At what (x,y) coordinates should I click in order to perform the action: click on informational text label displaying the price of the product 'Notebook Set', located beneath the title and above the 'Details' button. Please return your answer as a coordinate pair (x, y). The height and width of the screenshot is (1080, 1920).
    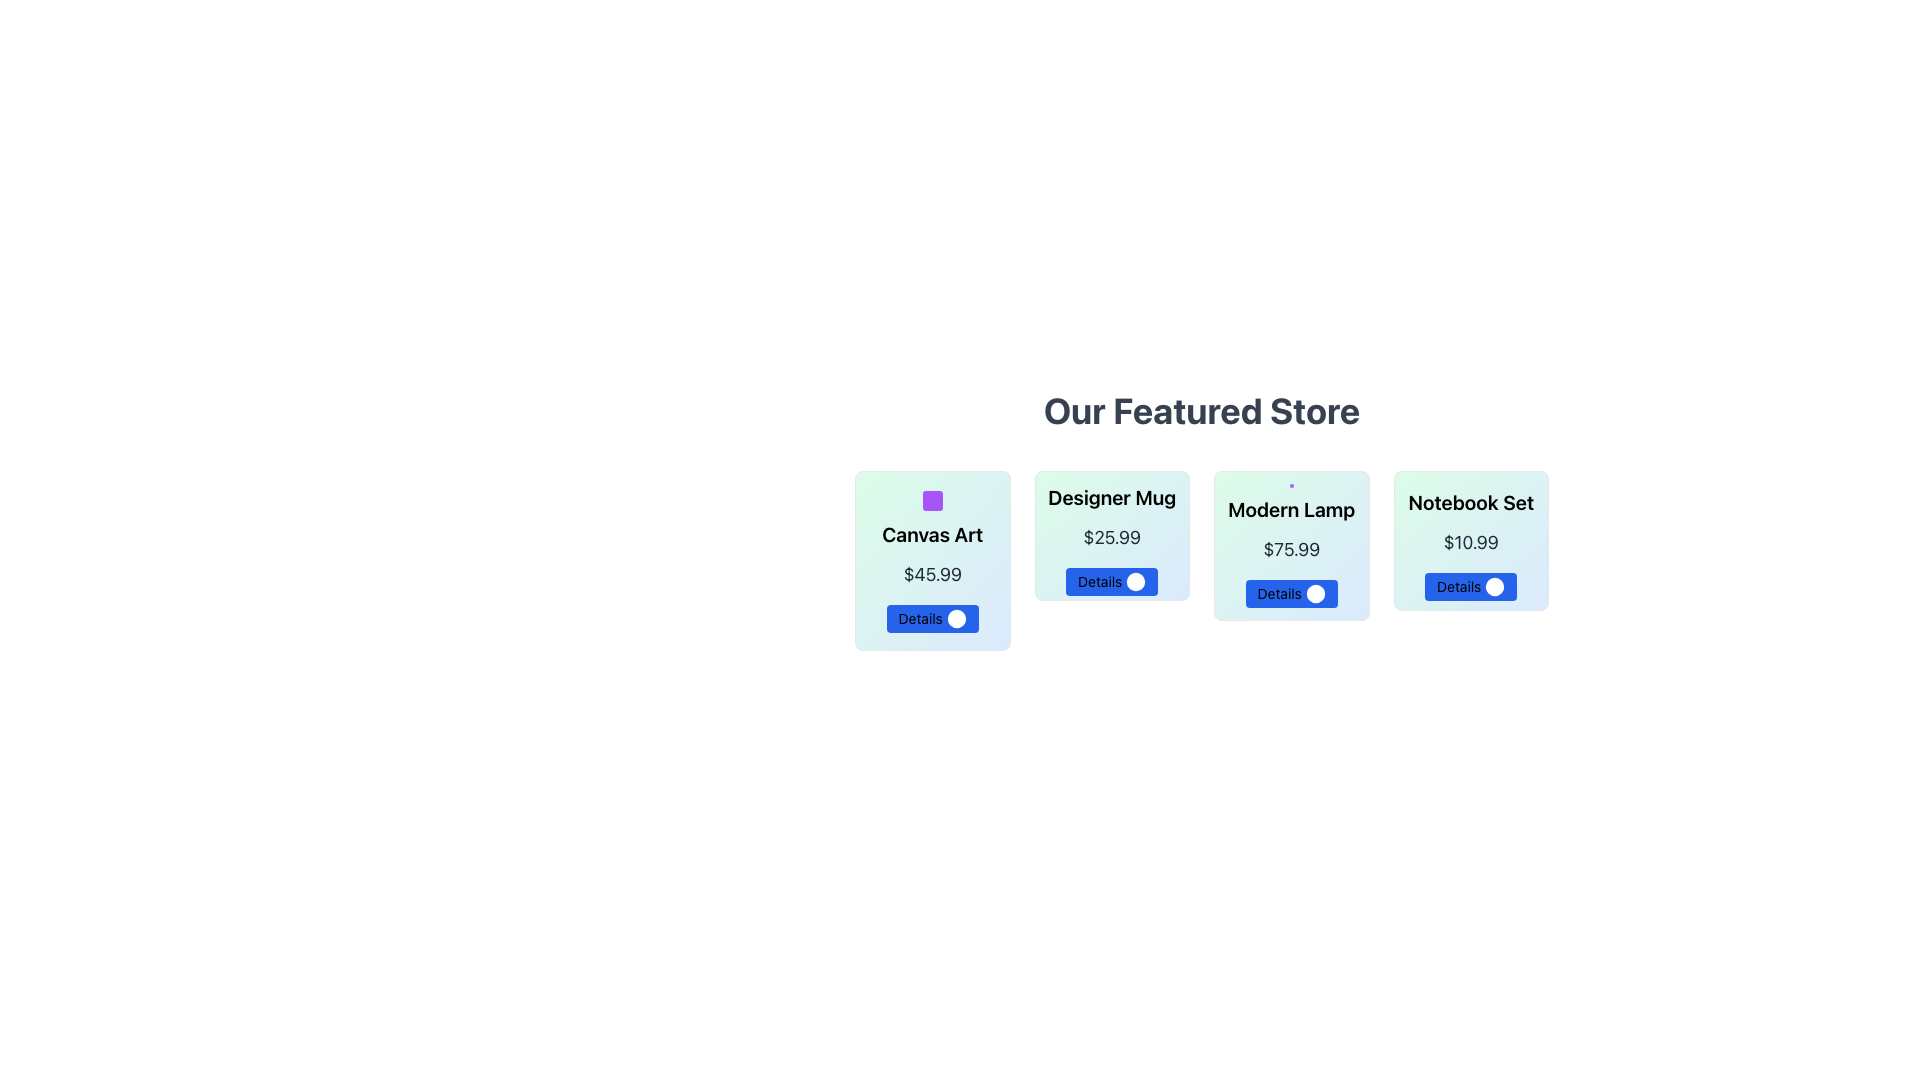
    Looking at the image, I should click on (1471, 543).